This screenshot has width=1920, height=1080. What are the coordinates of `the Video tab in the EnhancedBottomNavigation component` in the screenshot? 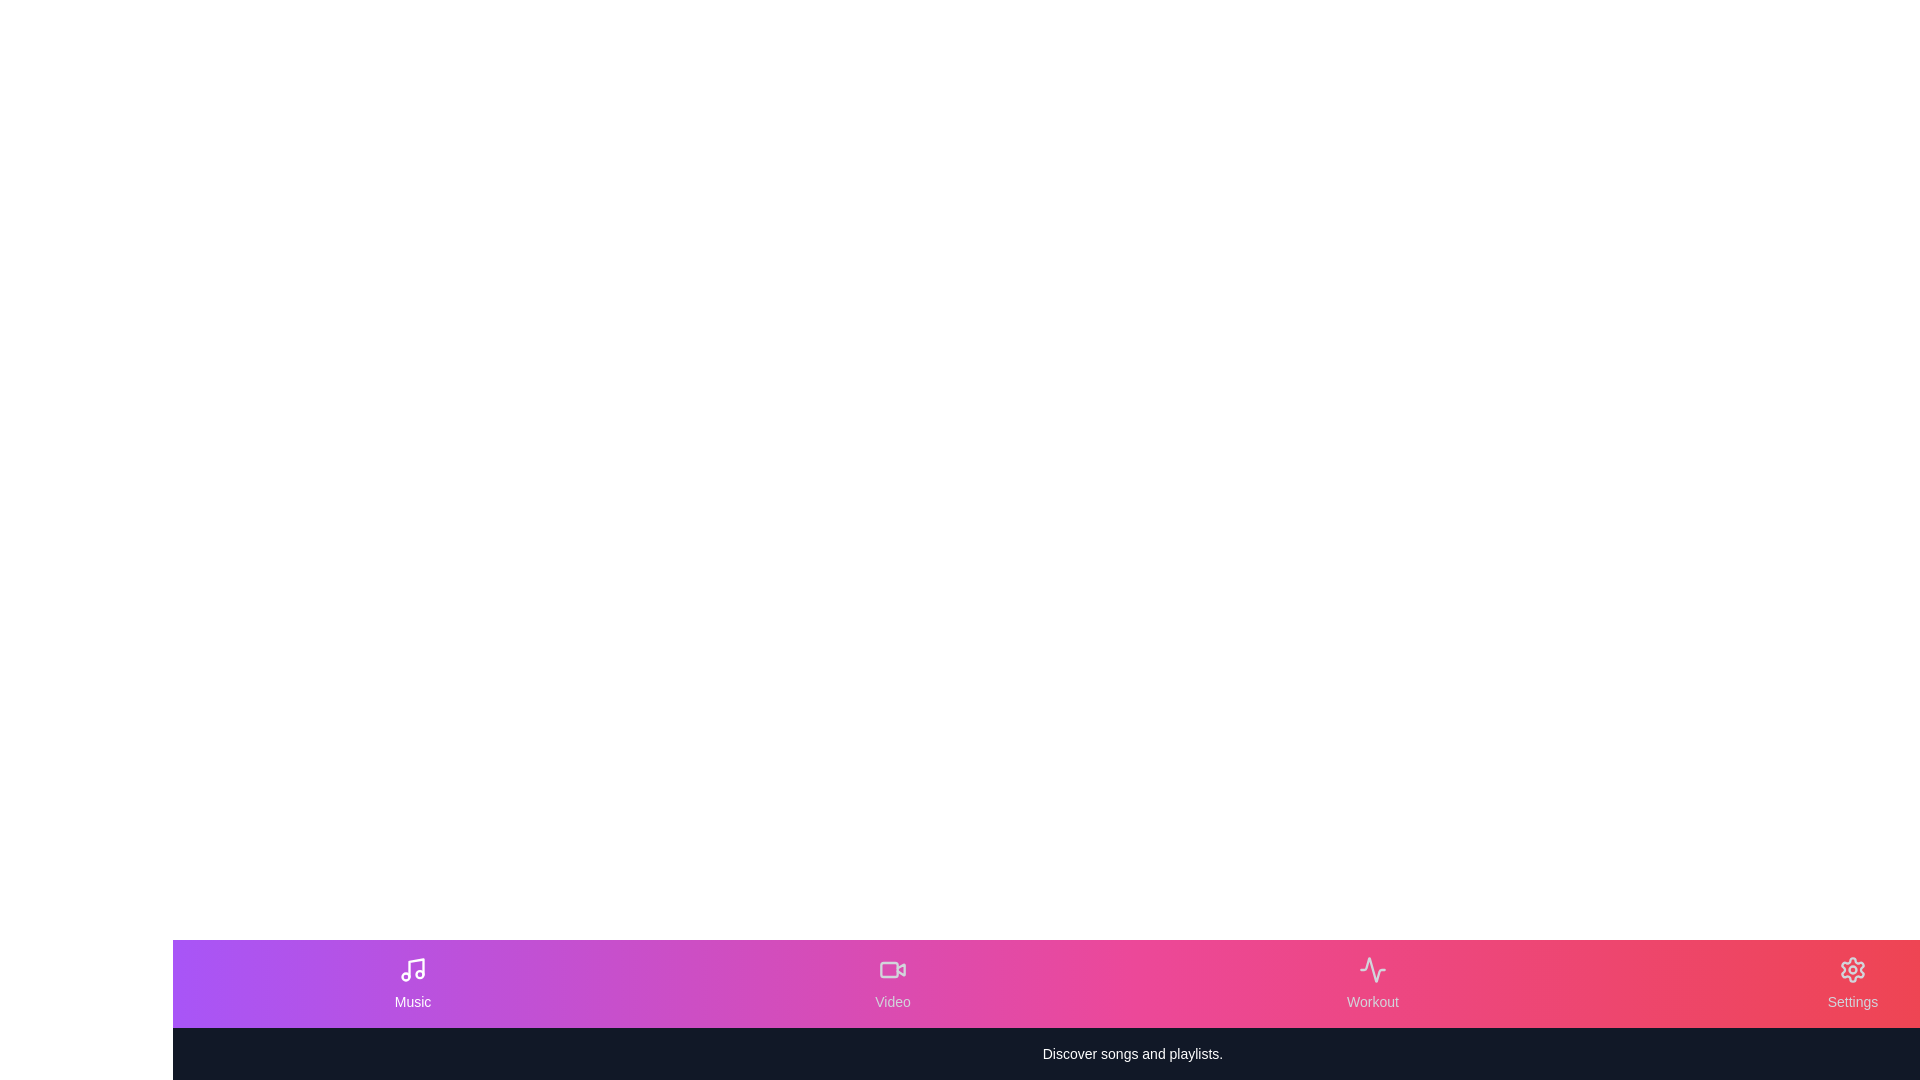 It's located at (891, 982).